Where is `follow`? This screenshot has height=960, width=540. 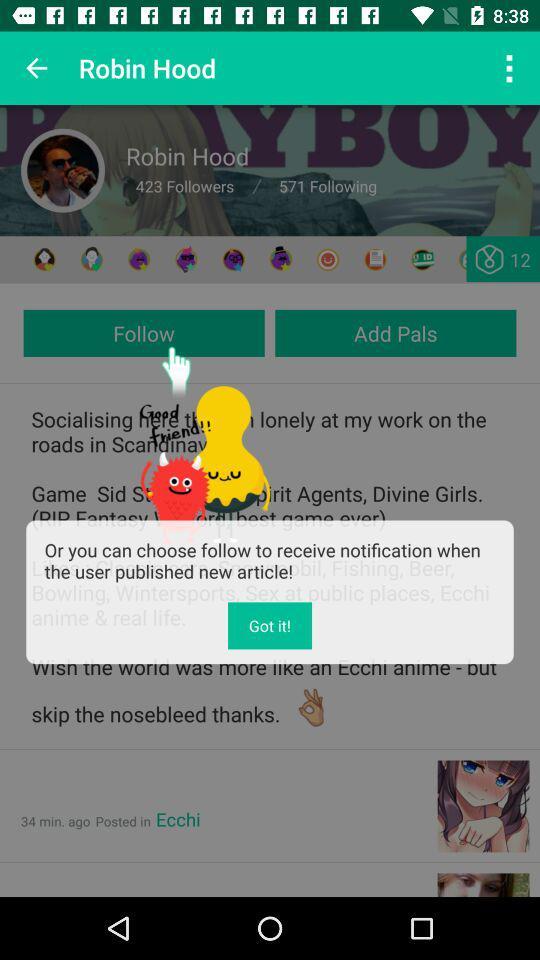
follow is located at coordinates (143, 333).